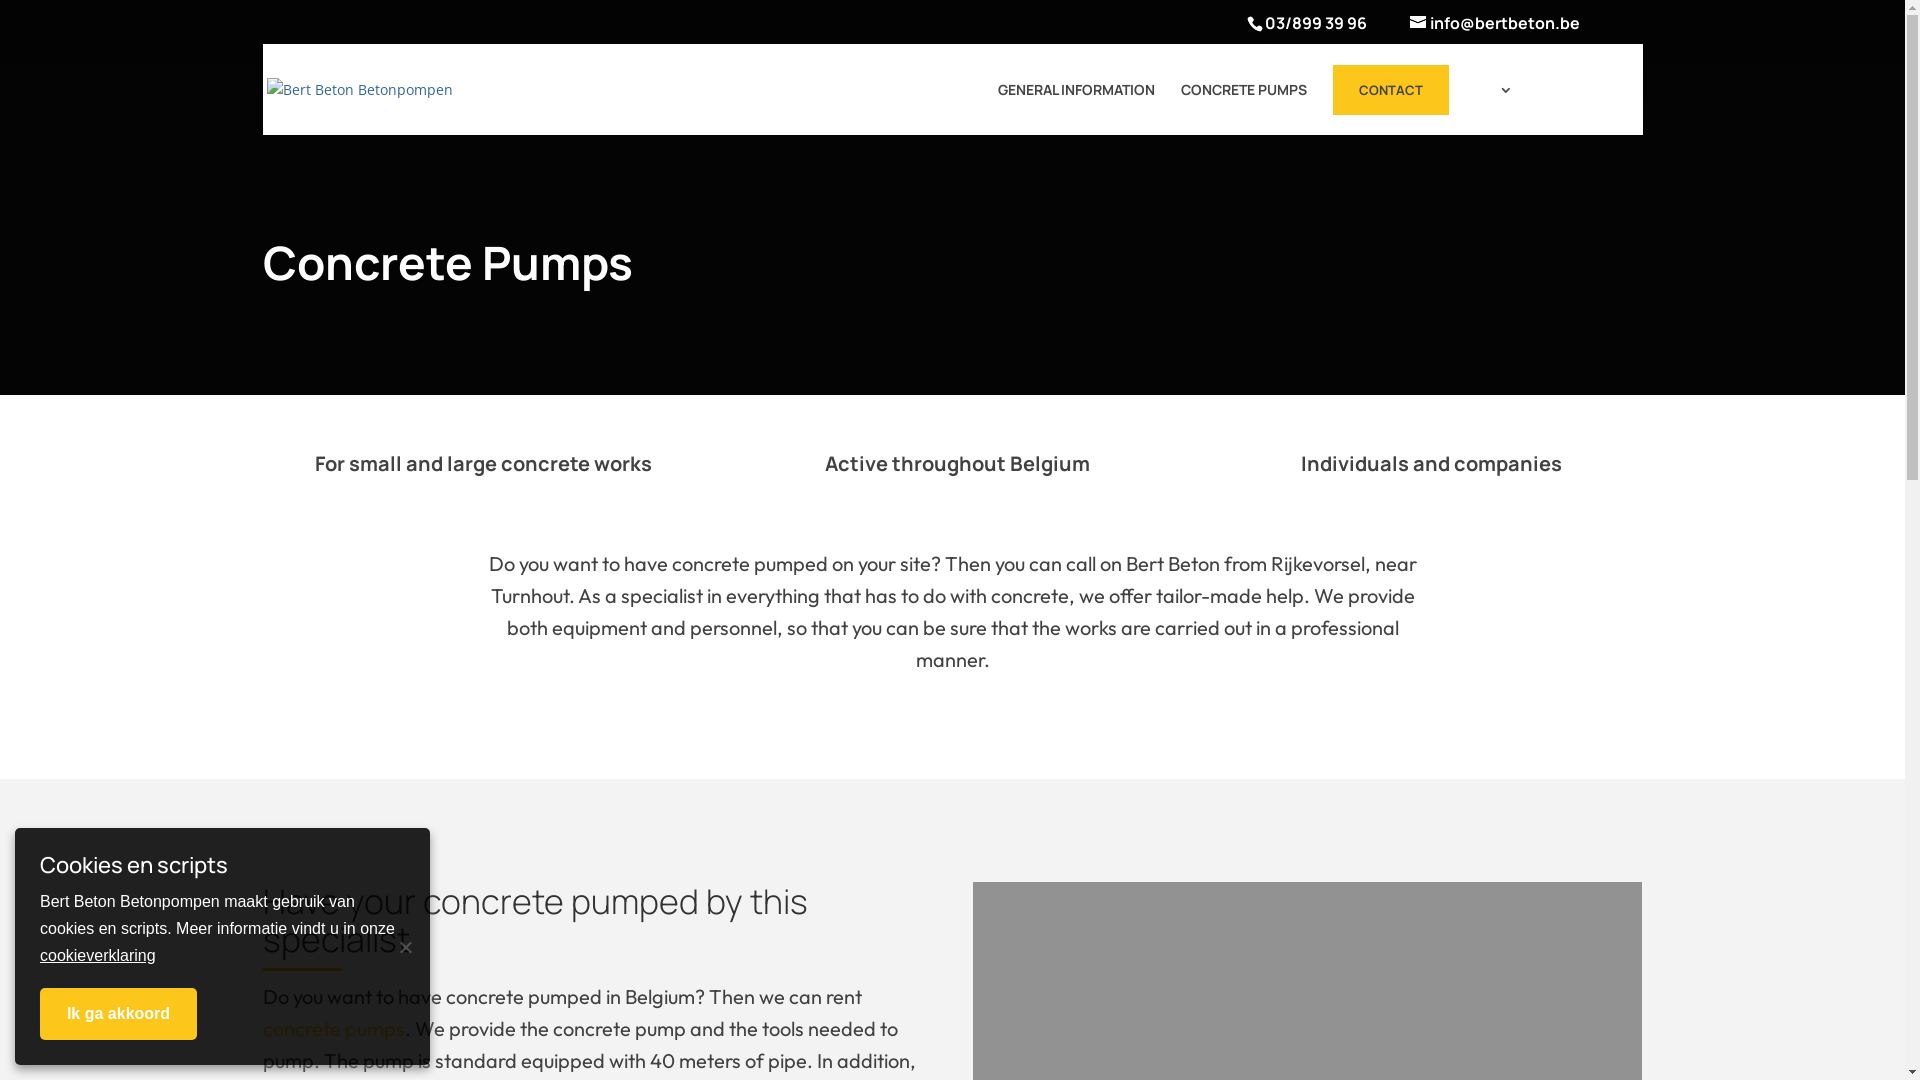  What do you see at coordinates (1389, 88) in the screenshot?
I see `'CONTACT'` at bounding box center [1389, 88].